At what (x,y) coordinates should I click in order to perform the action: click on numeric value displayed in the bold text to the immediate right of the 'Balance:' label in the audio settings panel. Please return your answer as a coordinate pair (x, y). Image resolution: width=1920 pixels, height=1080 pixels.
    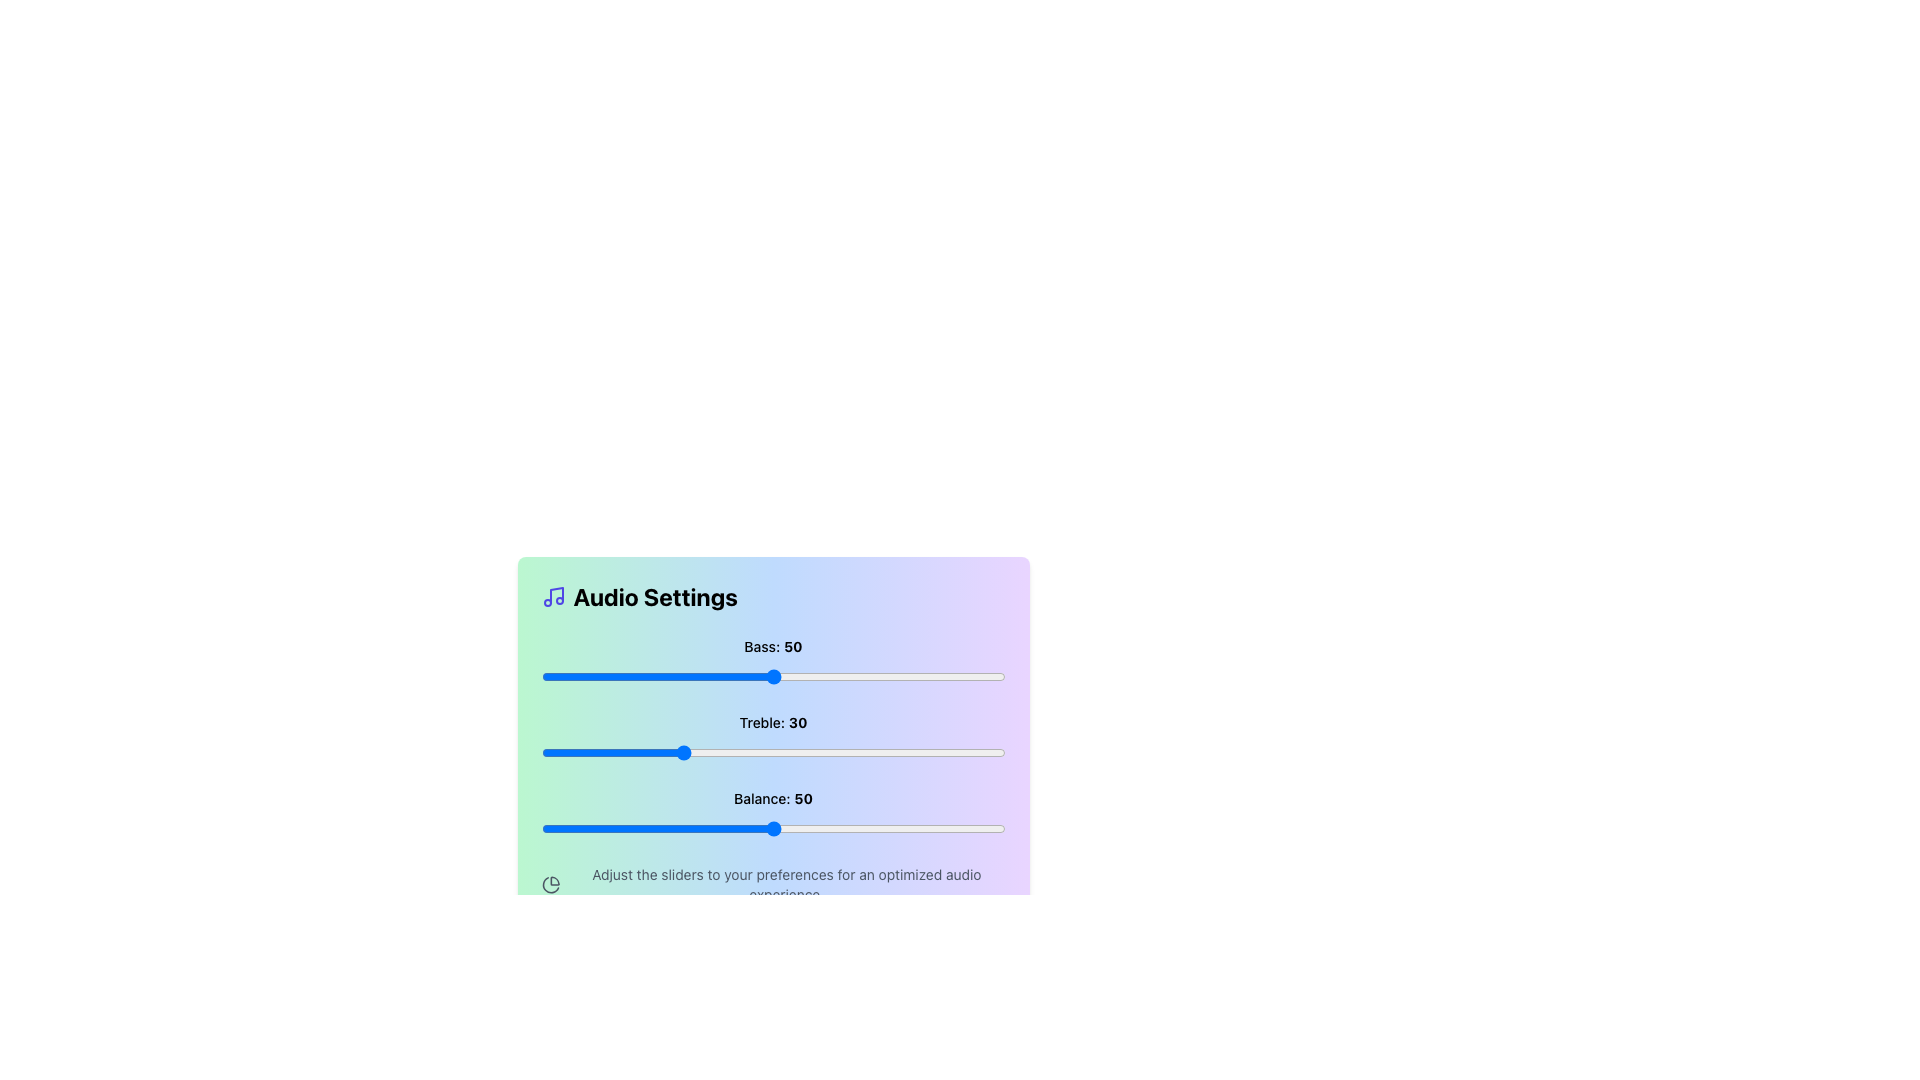
    Looking at the image, I should click on (803, 797).